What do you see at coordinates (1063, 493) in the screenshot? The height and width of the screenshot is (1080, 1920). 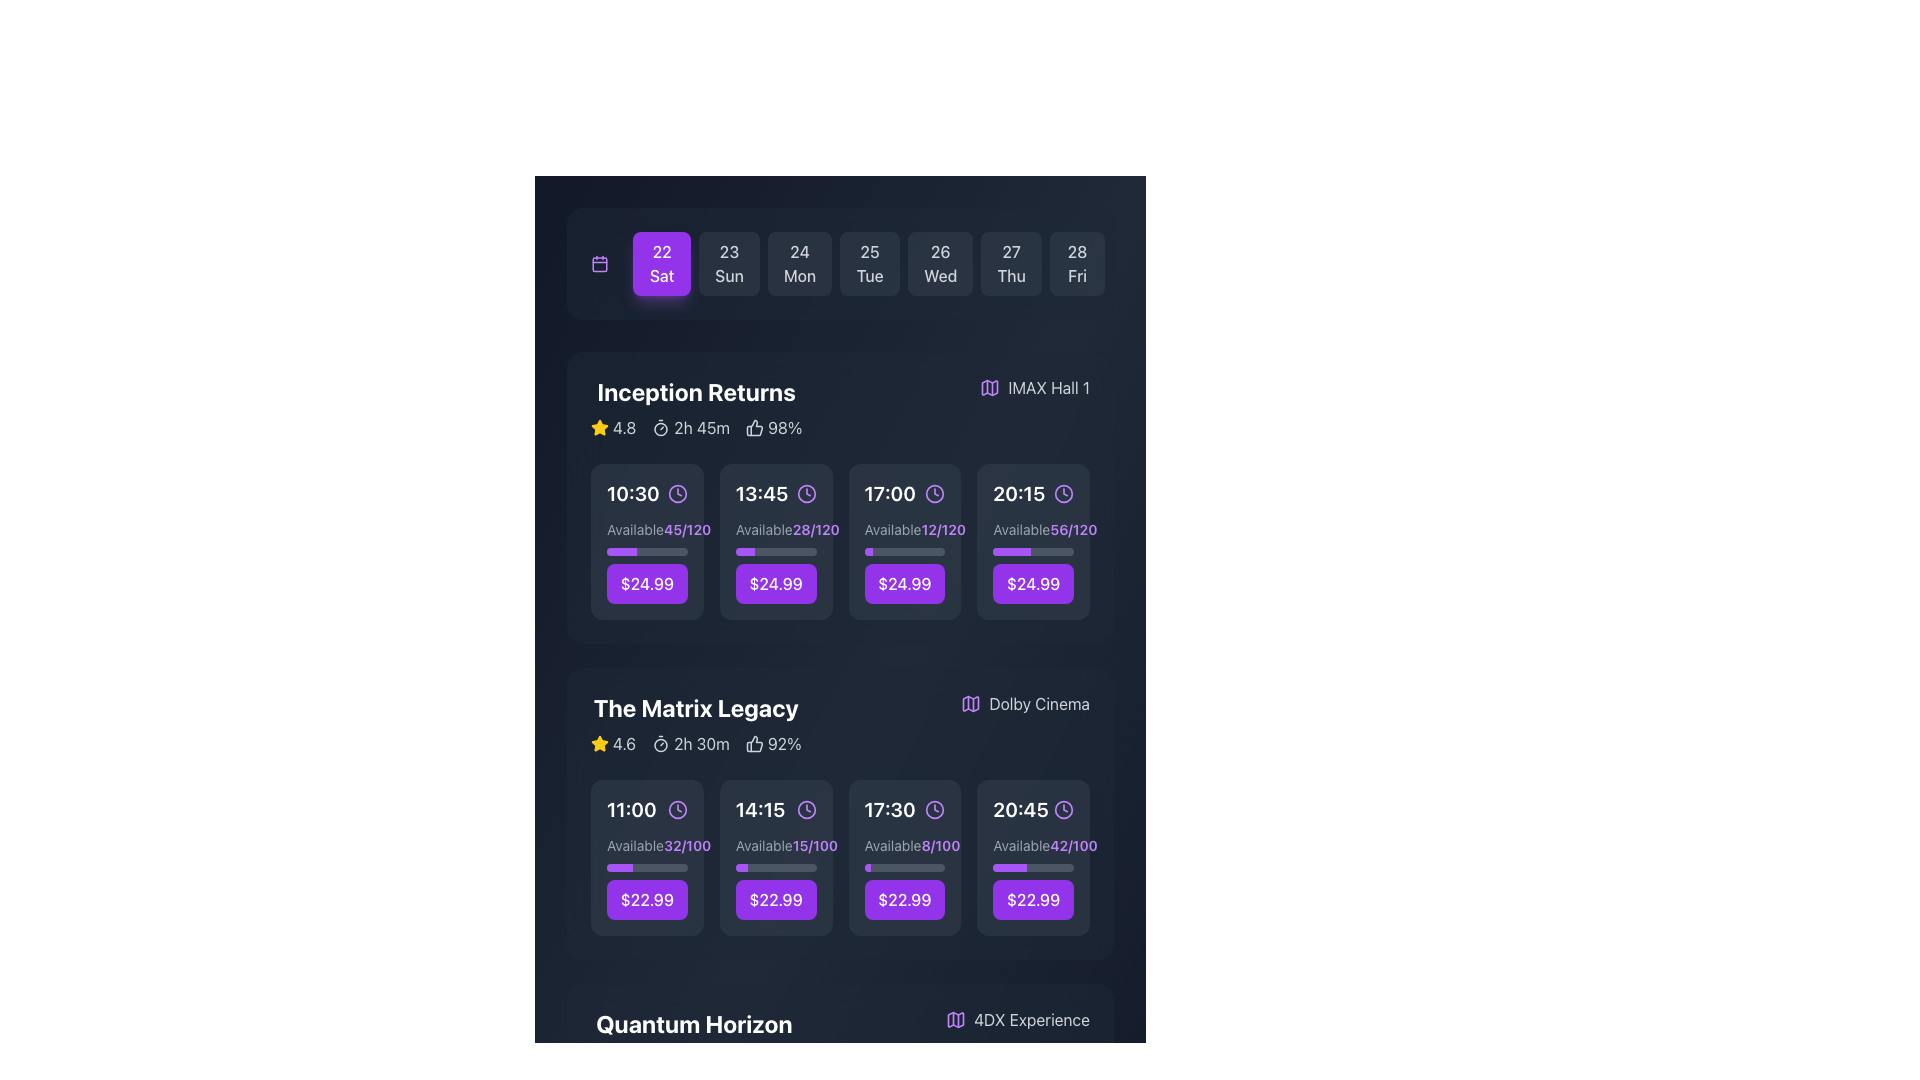 I see `the clock icon represented by the SVG circle element next to the time '20:15' in the 'Inception Returns' section` at bounding box center [1063, 493].